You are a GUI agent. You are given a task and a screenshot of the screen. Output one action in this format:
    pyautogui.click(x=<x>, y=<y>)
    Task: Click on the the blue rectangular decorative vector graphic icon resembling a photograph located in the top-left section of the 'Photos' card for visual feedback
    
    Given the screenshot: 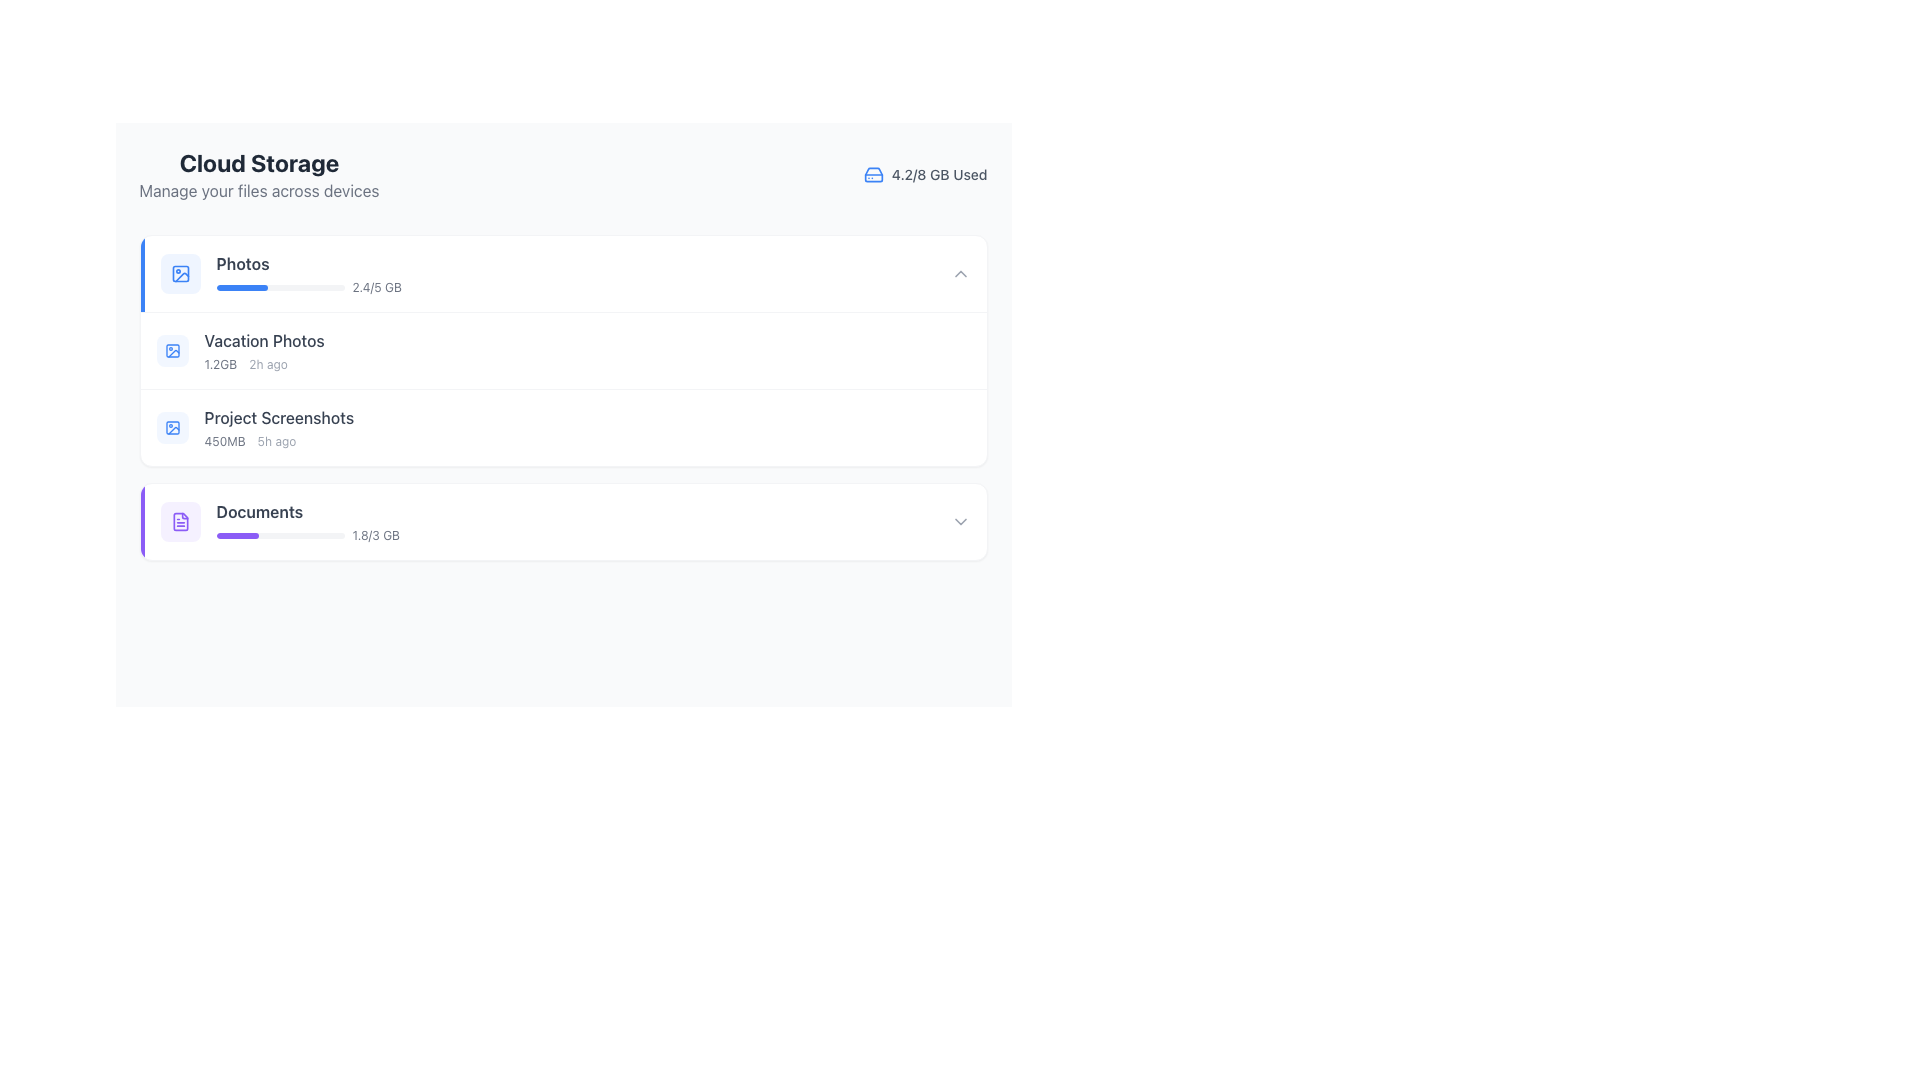 What is the action you would take?
    pyautogui.click(x=172, y=350)
    